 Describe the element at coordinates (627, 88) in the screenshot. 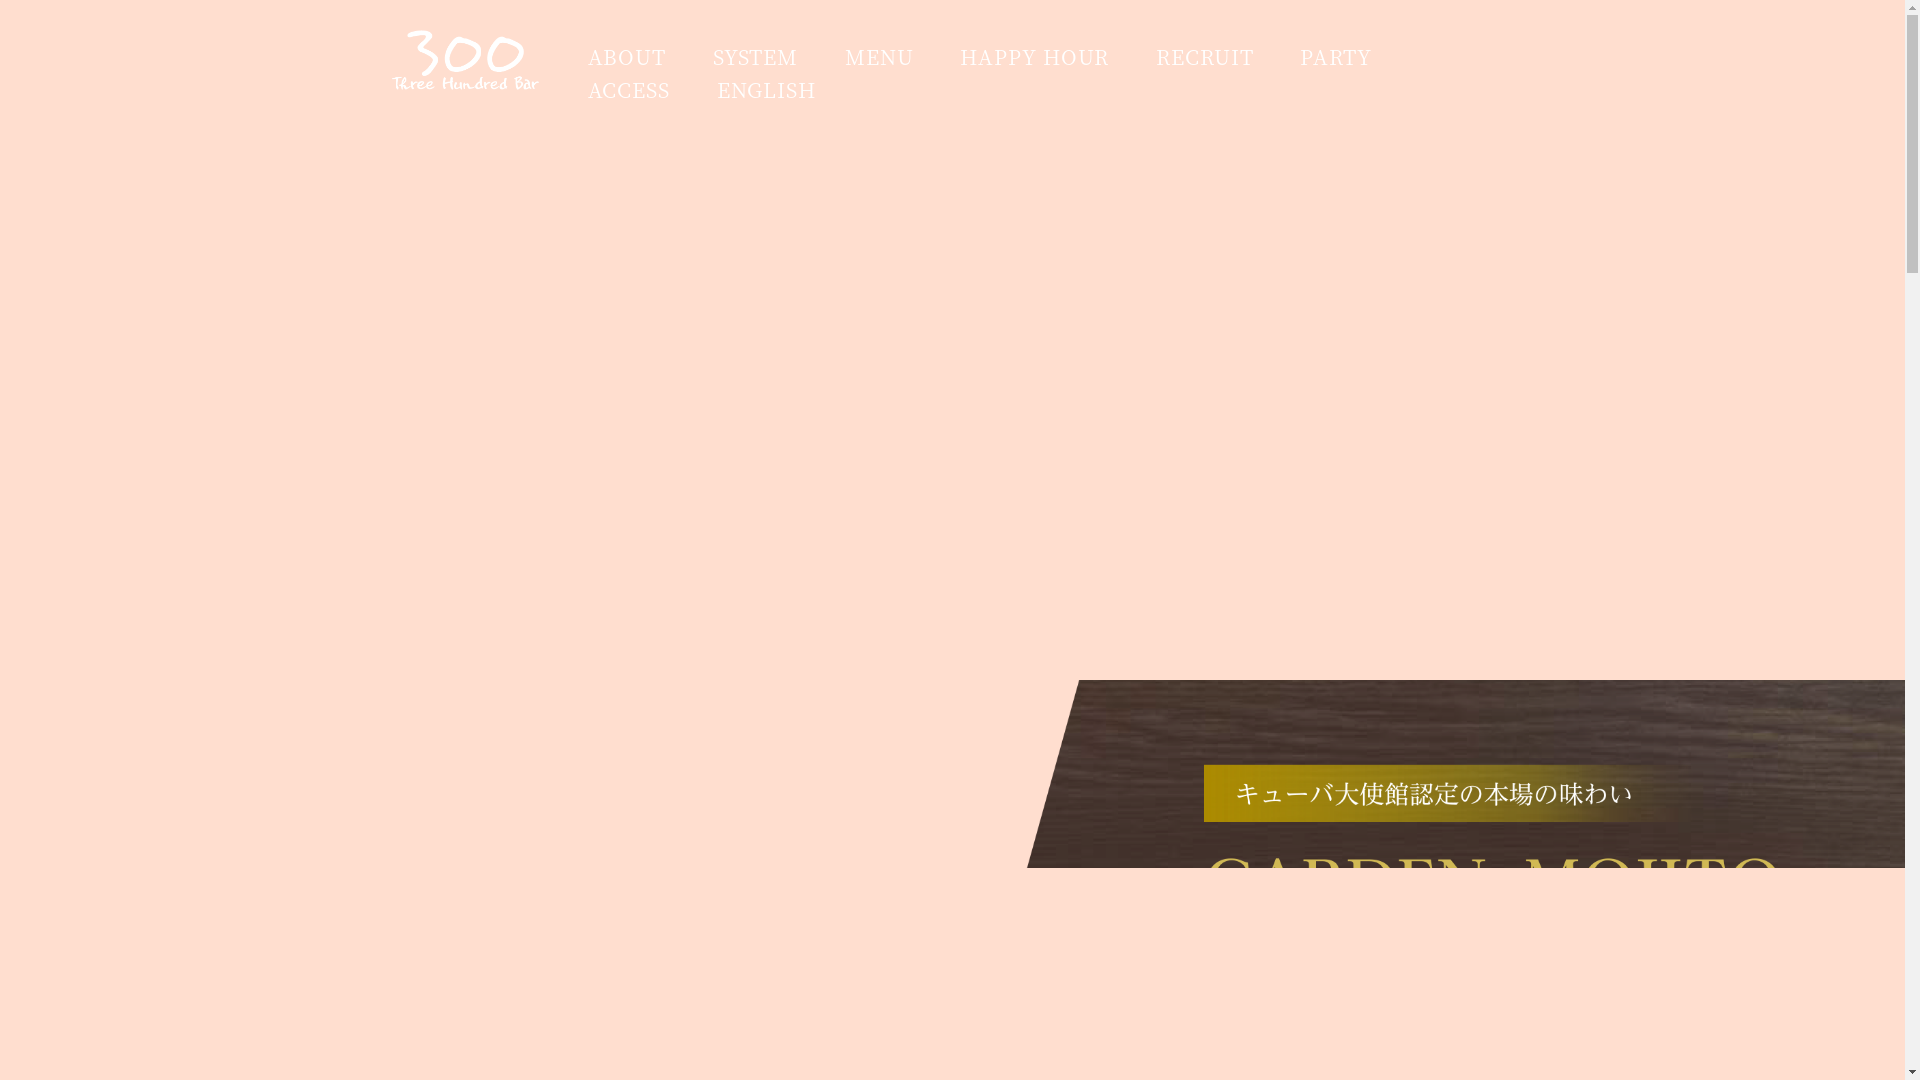

I see `'ACCESS'` at that location.